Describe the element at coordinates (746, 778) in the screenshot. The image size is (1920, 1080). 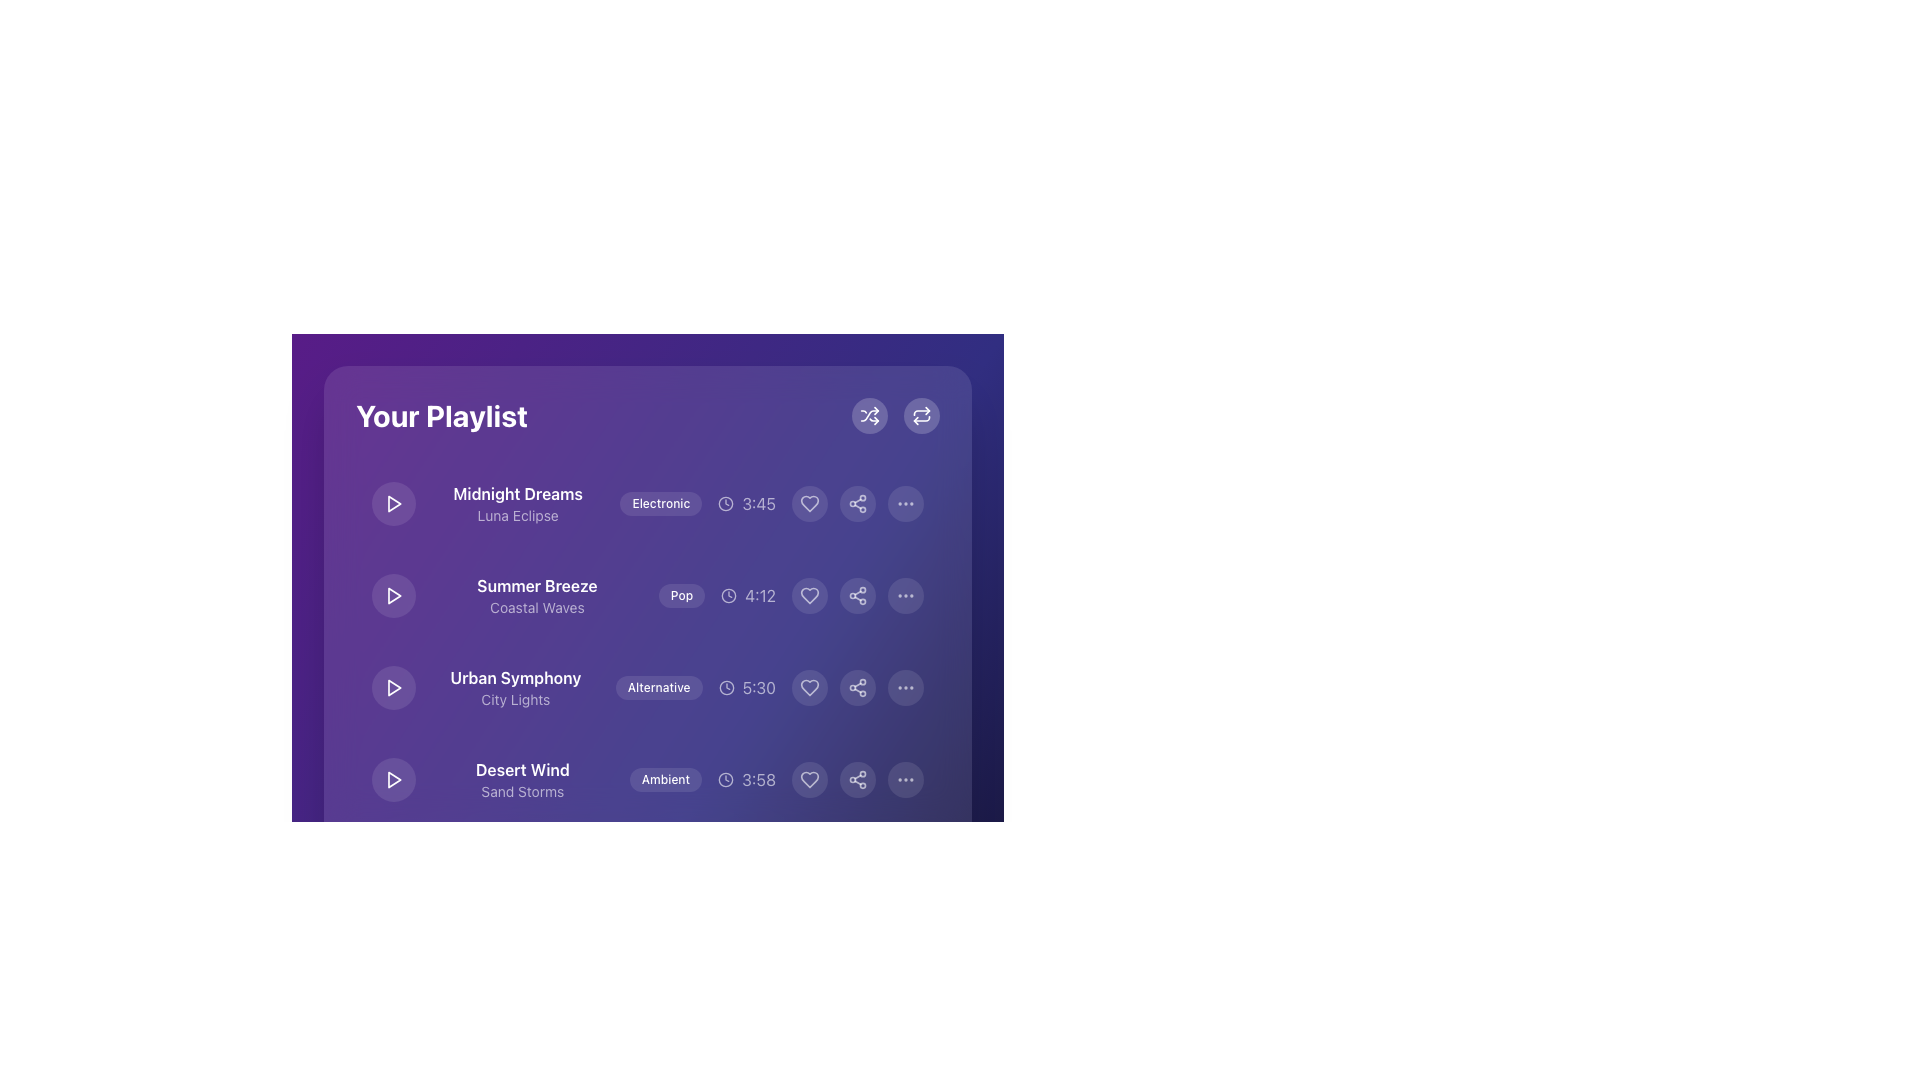
I see `the time indicator displaying '3:58' with a clock icon, located on the fourth row of the playlist section, to the right of 'Ambient'` at that location.